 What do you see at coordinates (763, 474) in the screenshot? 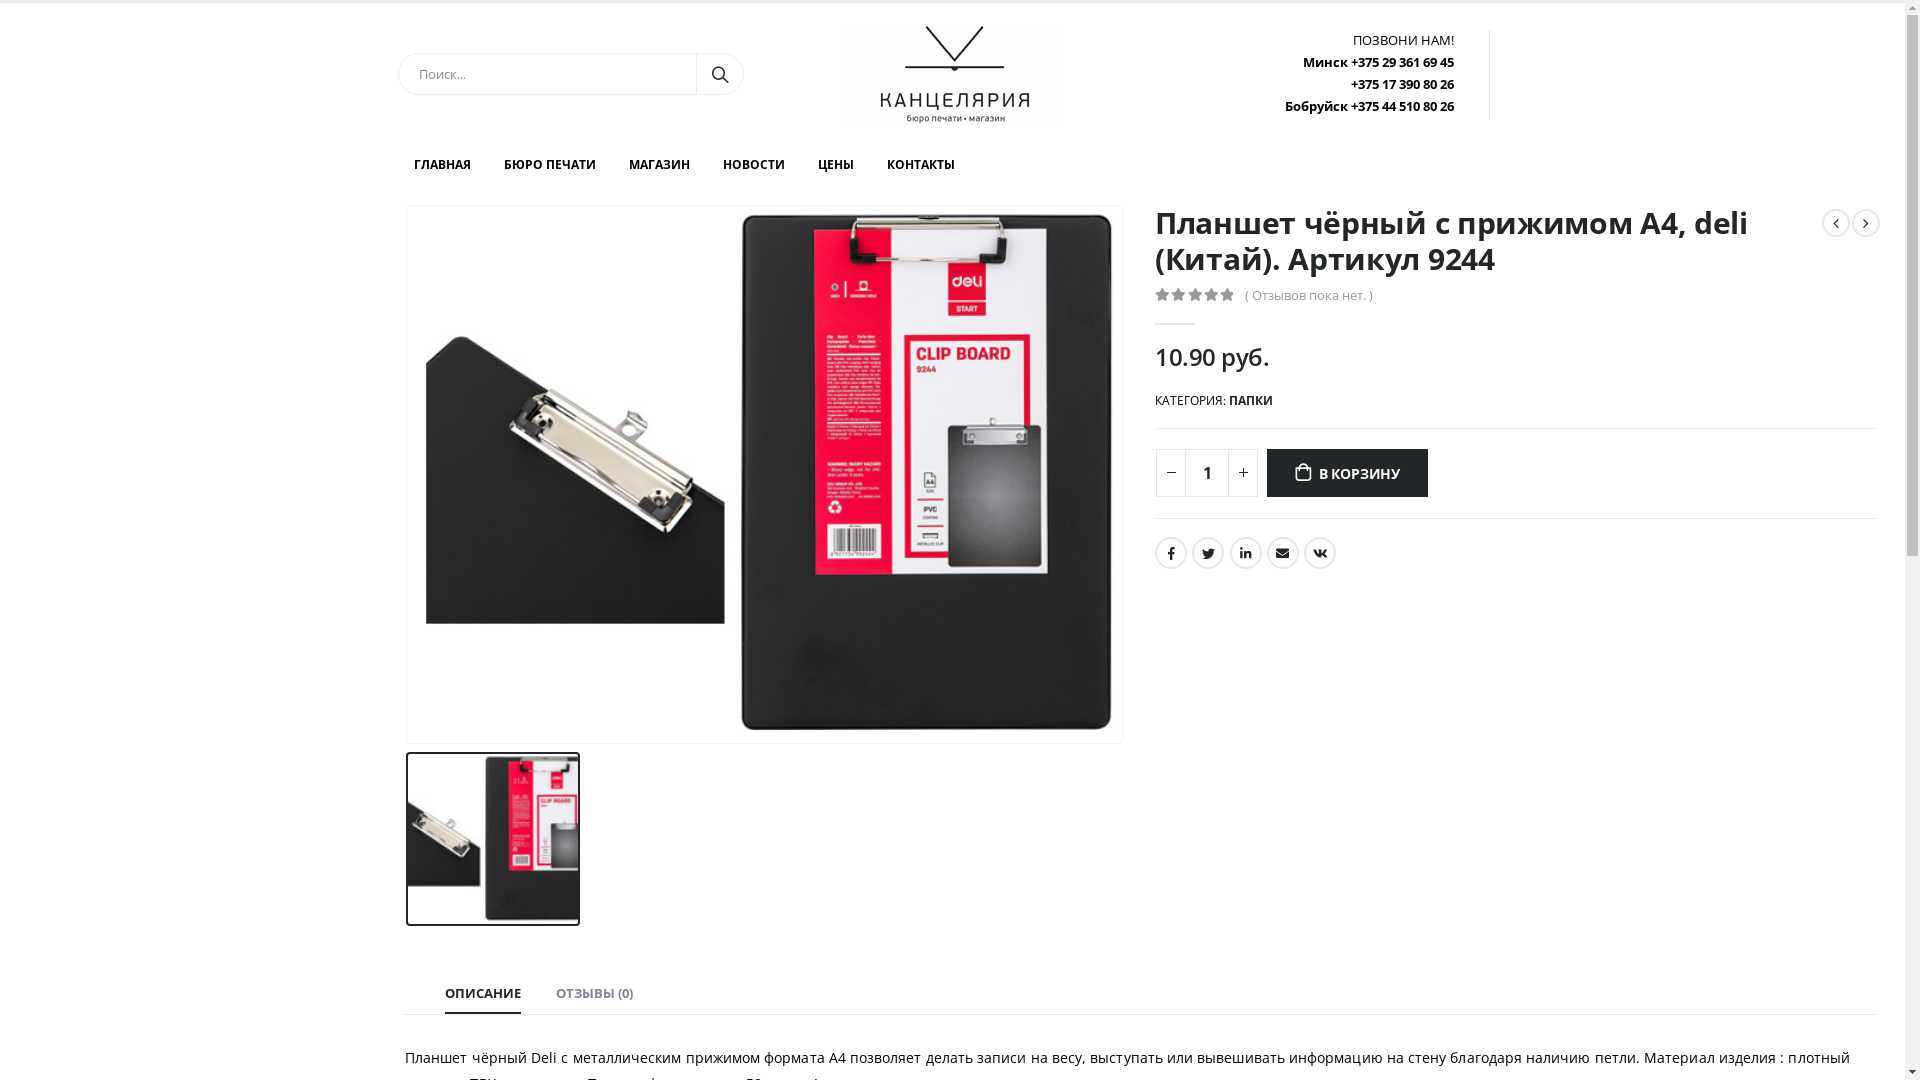
I see `'9244-planshet-prizim-deli'` at bounding box center [763, 474].